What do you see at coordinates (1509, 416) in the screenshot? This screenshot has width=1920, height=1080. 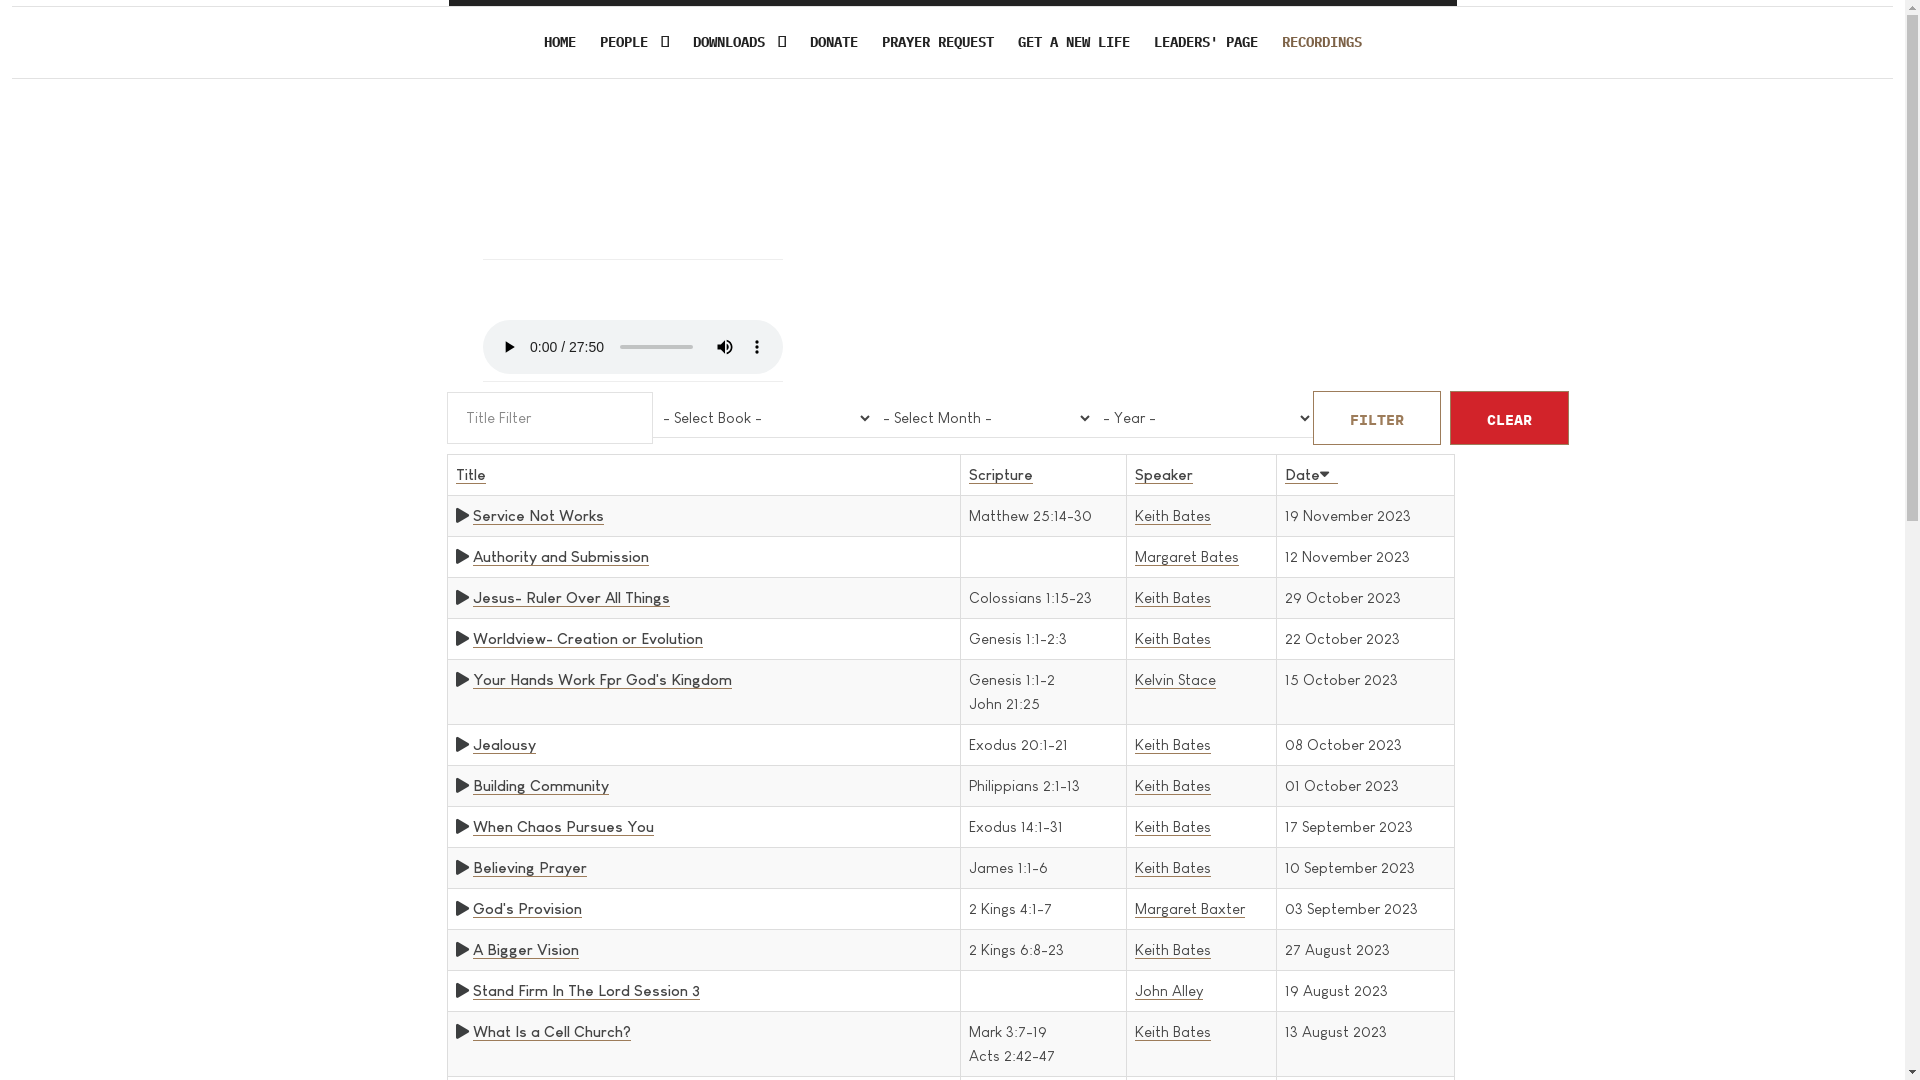 I see `'CLEAR'` at bounding box center [1509, 416].